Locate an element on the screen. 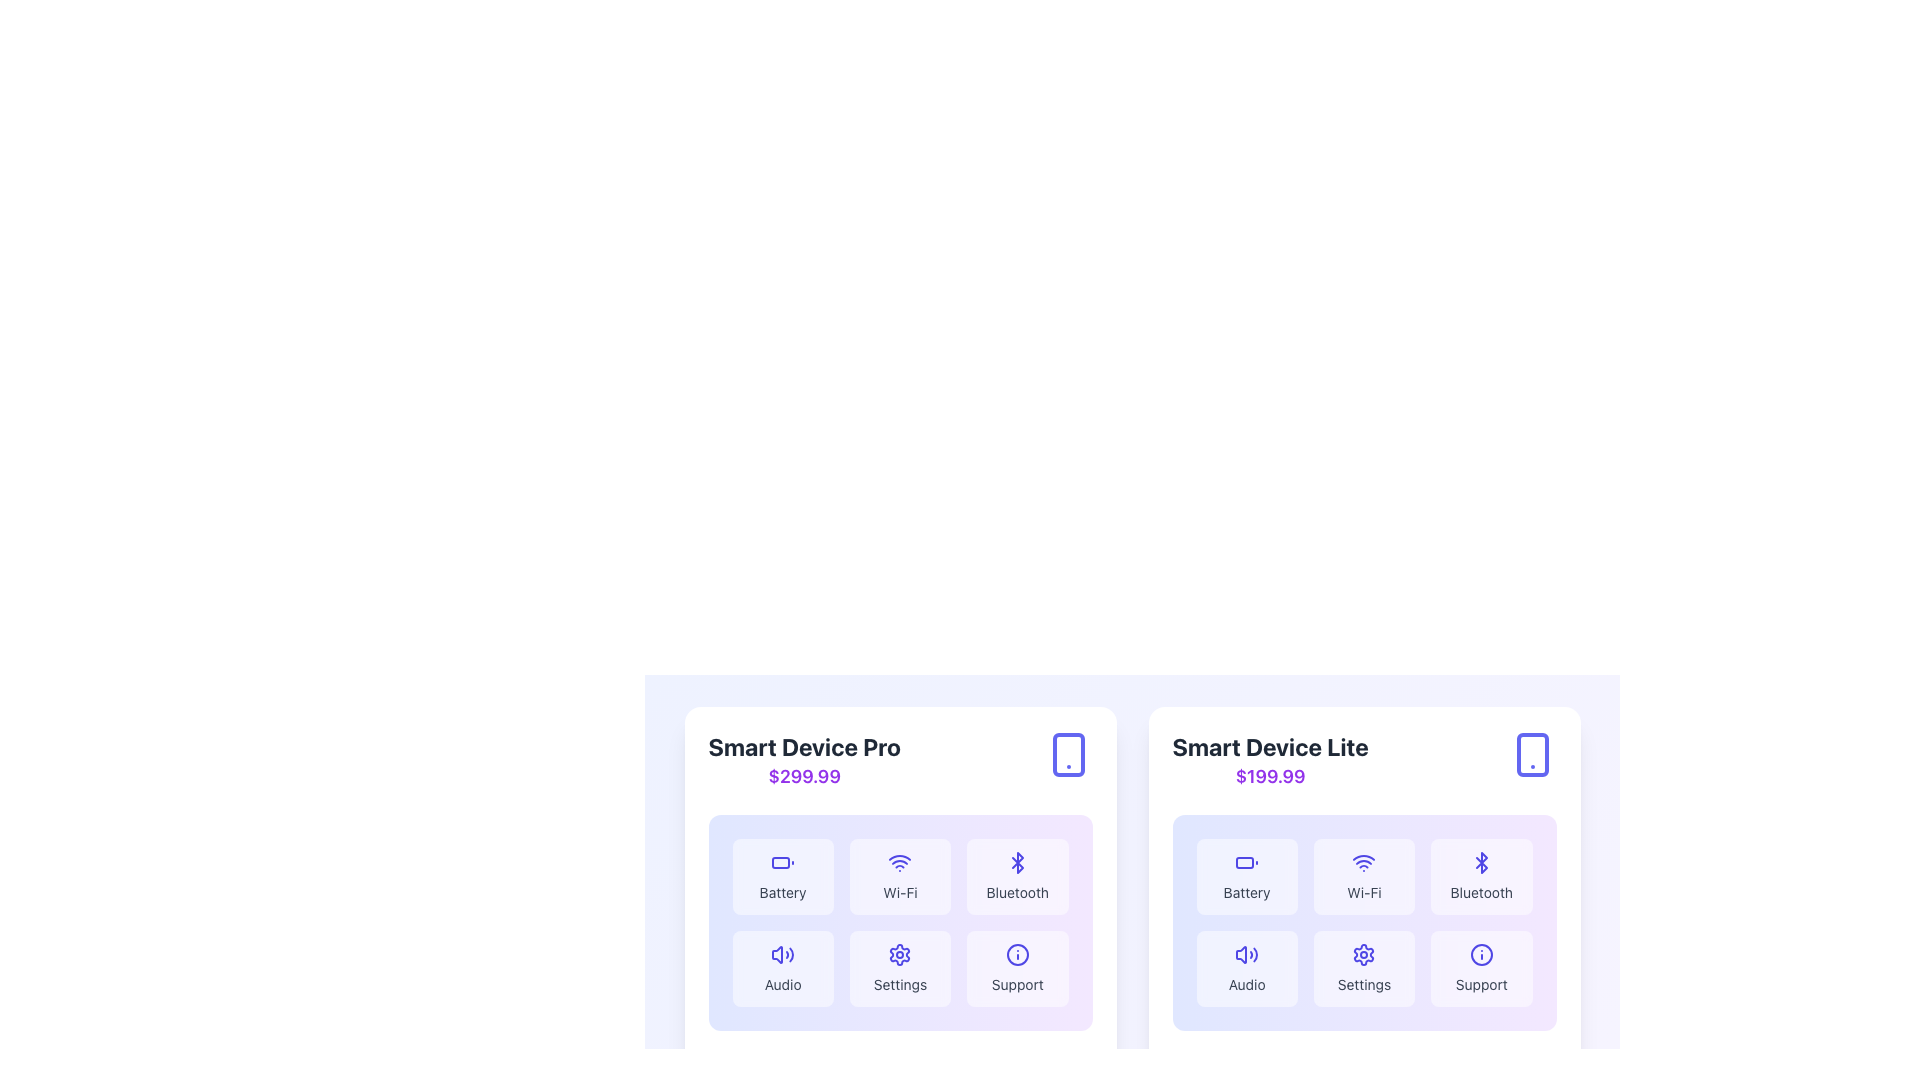  the leftmost audio control icon depicting volume adjustment, which is part of a graphical speaker representation in the audio interface is located at coordinates (1240, 954).